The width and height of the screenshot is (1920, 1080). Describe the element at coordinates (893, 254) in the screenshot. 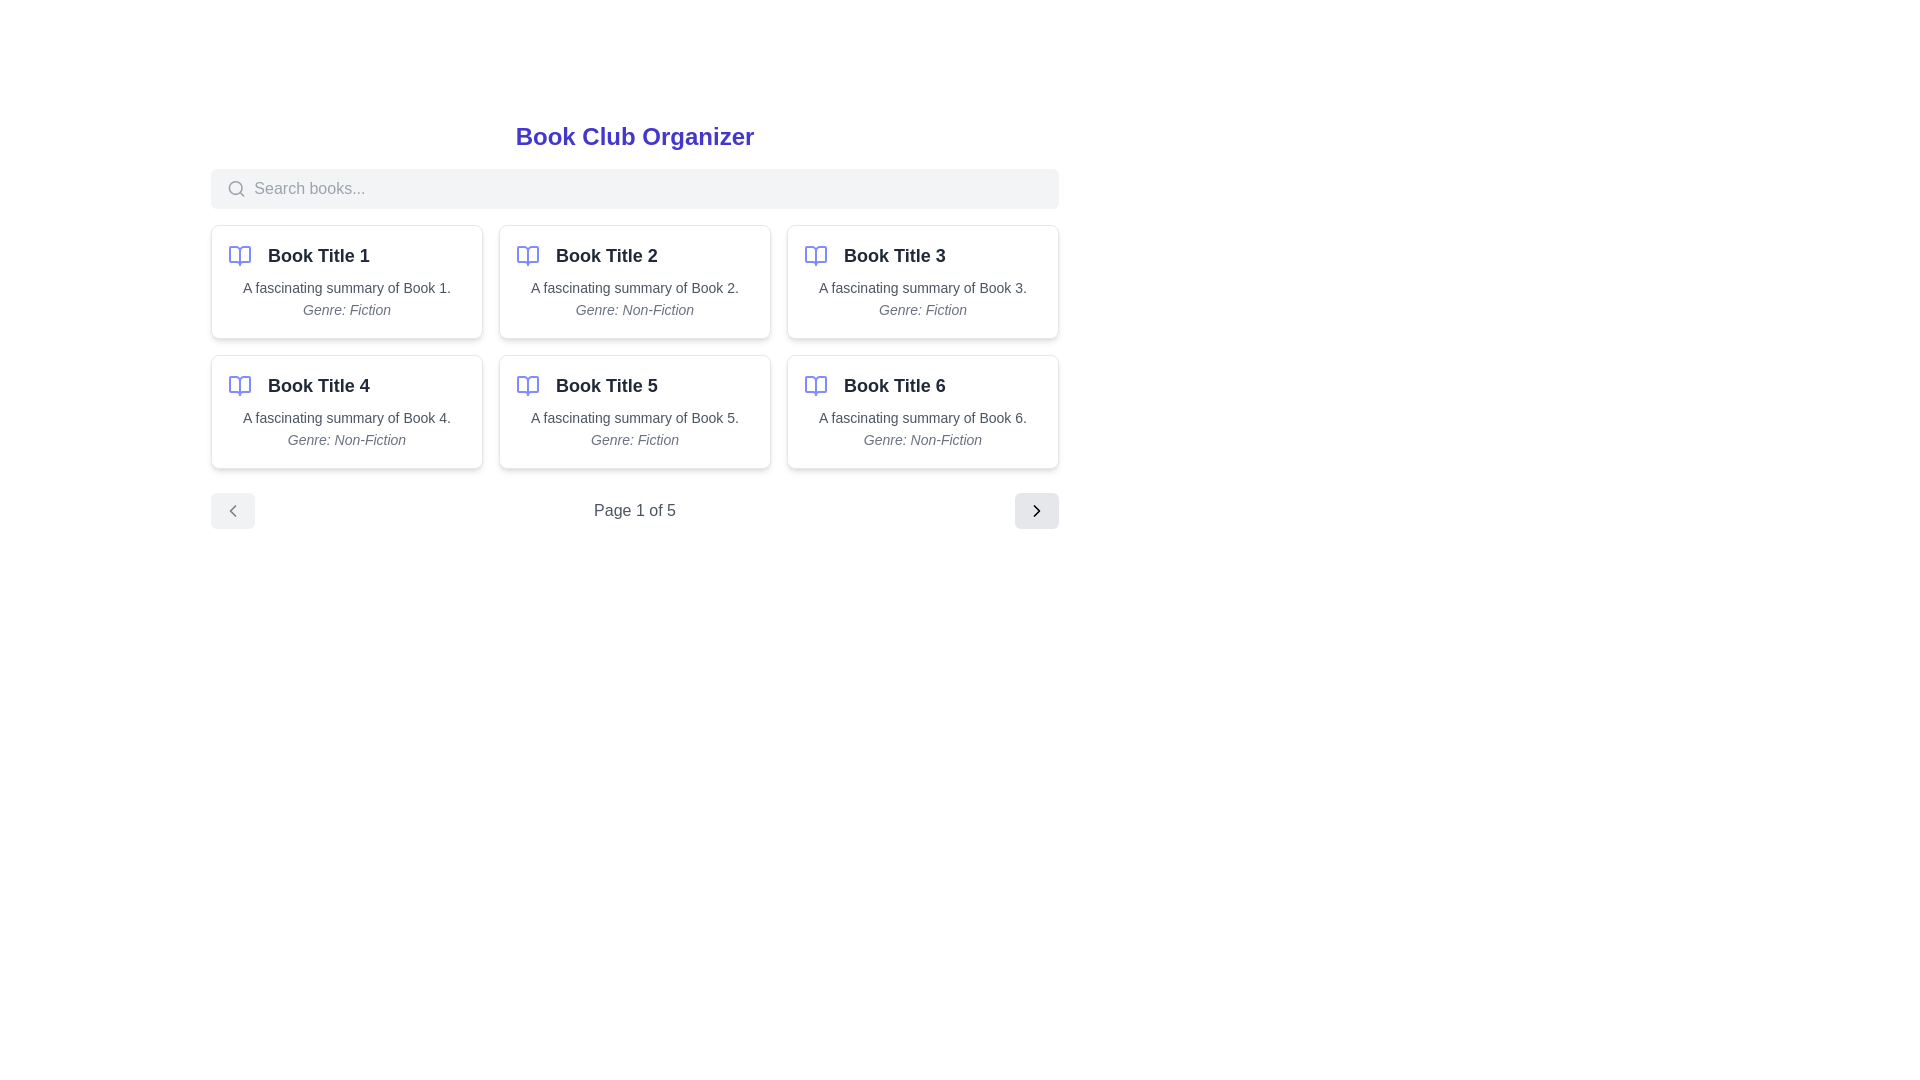

I see `the text content of the label displaying 'Book Title 3', which is styled with 'text-lg font-semibold text-gray-800' and located in the second column of the first row of a grid-like structure` at that location.